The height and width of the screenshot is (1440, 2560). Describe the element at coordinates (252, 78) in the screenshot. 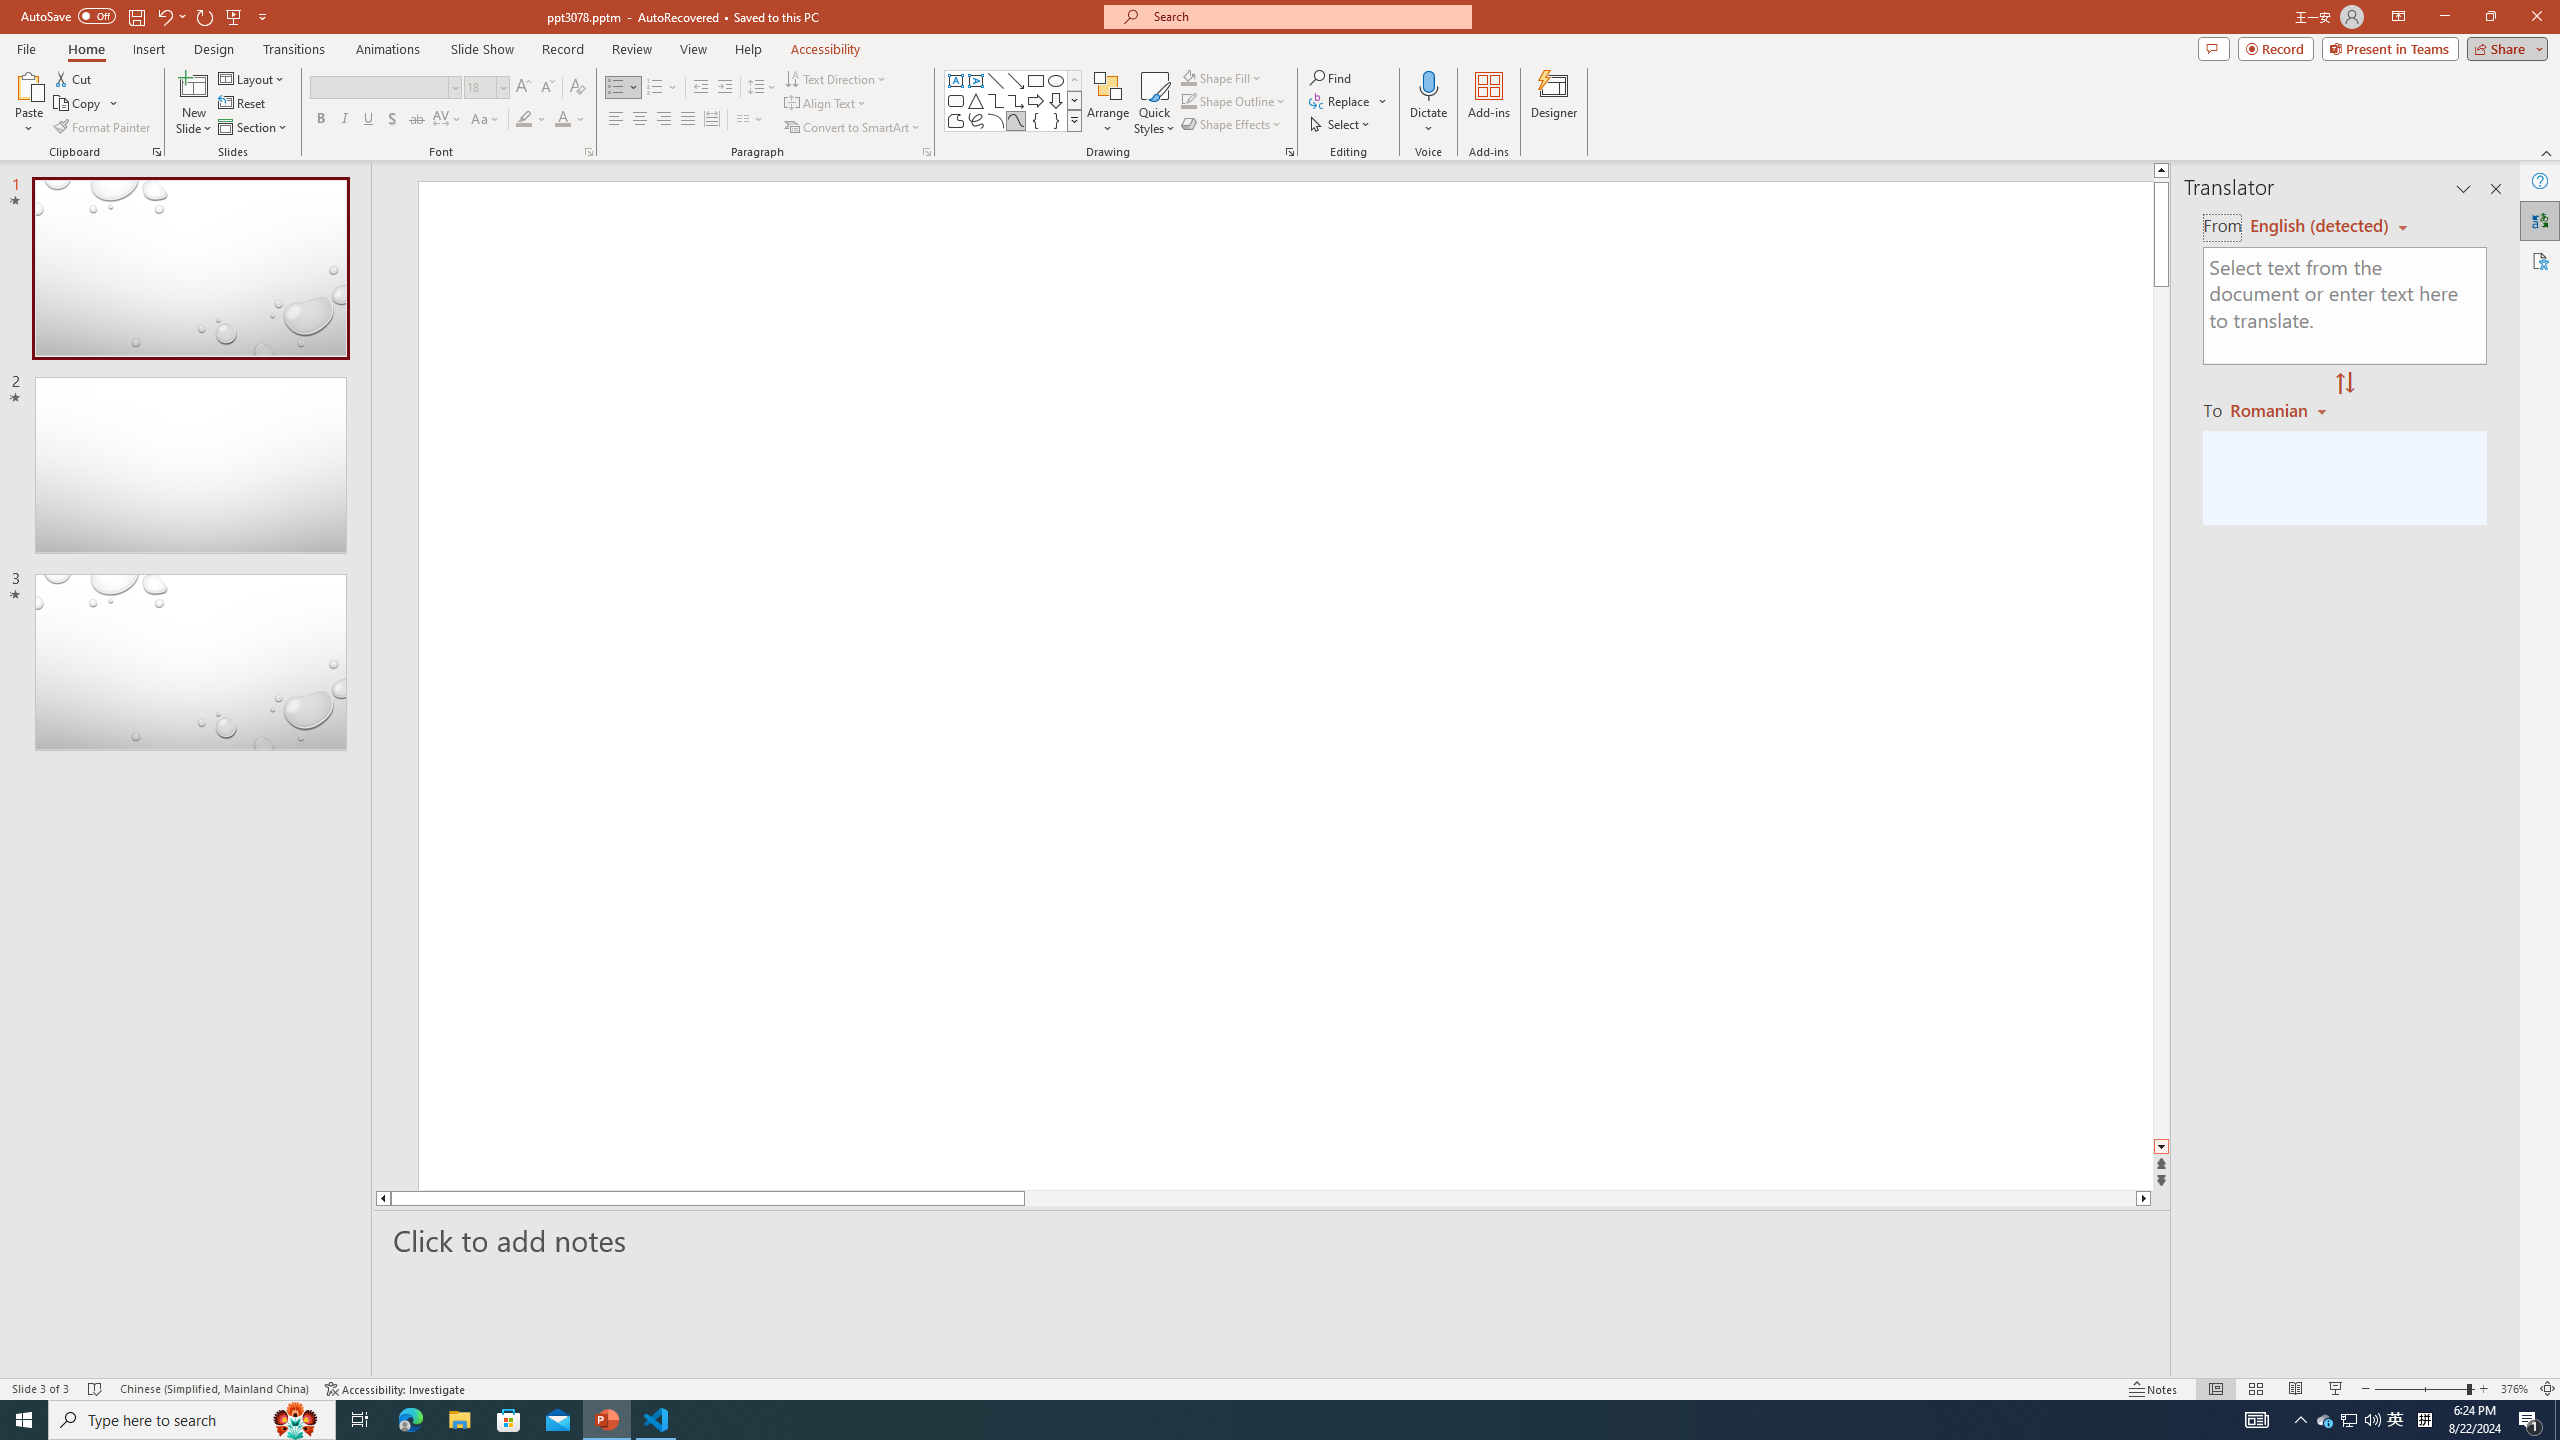

I see `'Layout'` at that location.